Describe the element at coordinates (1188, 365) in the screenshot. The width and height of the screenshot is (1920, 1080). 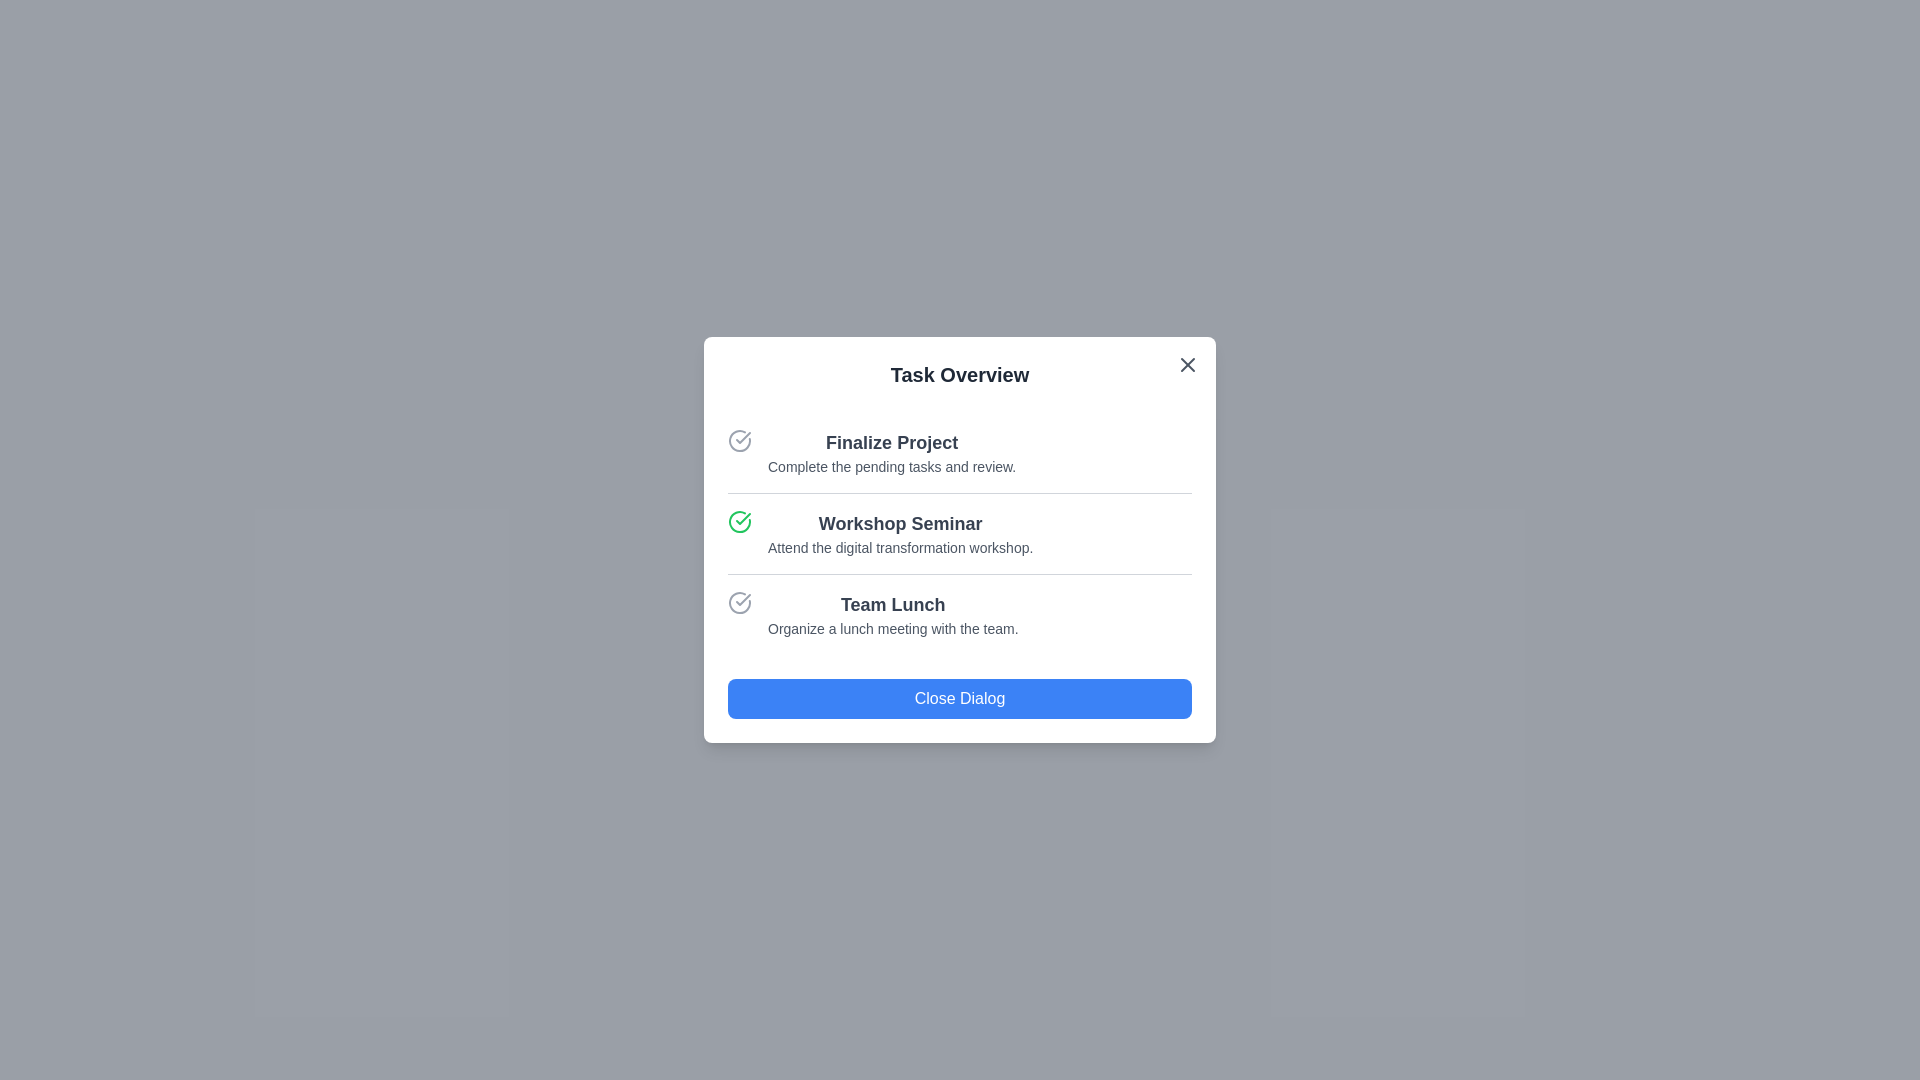
I see `the close button to close the dialog` at that location.